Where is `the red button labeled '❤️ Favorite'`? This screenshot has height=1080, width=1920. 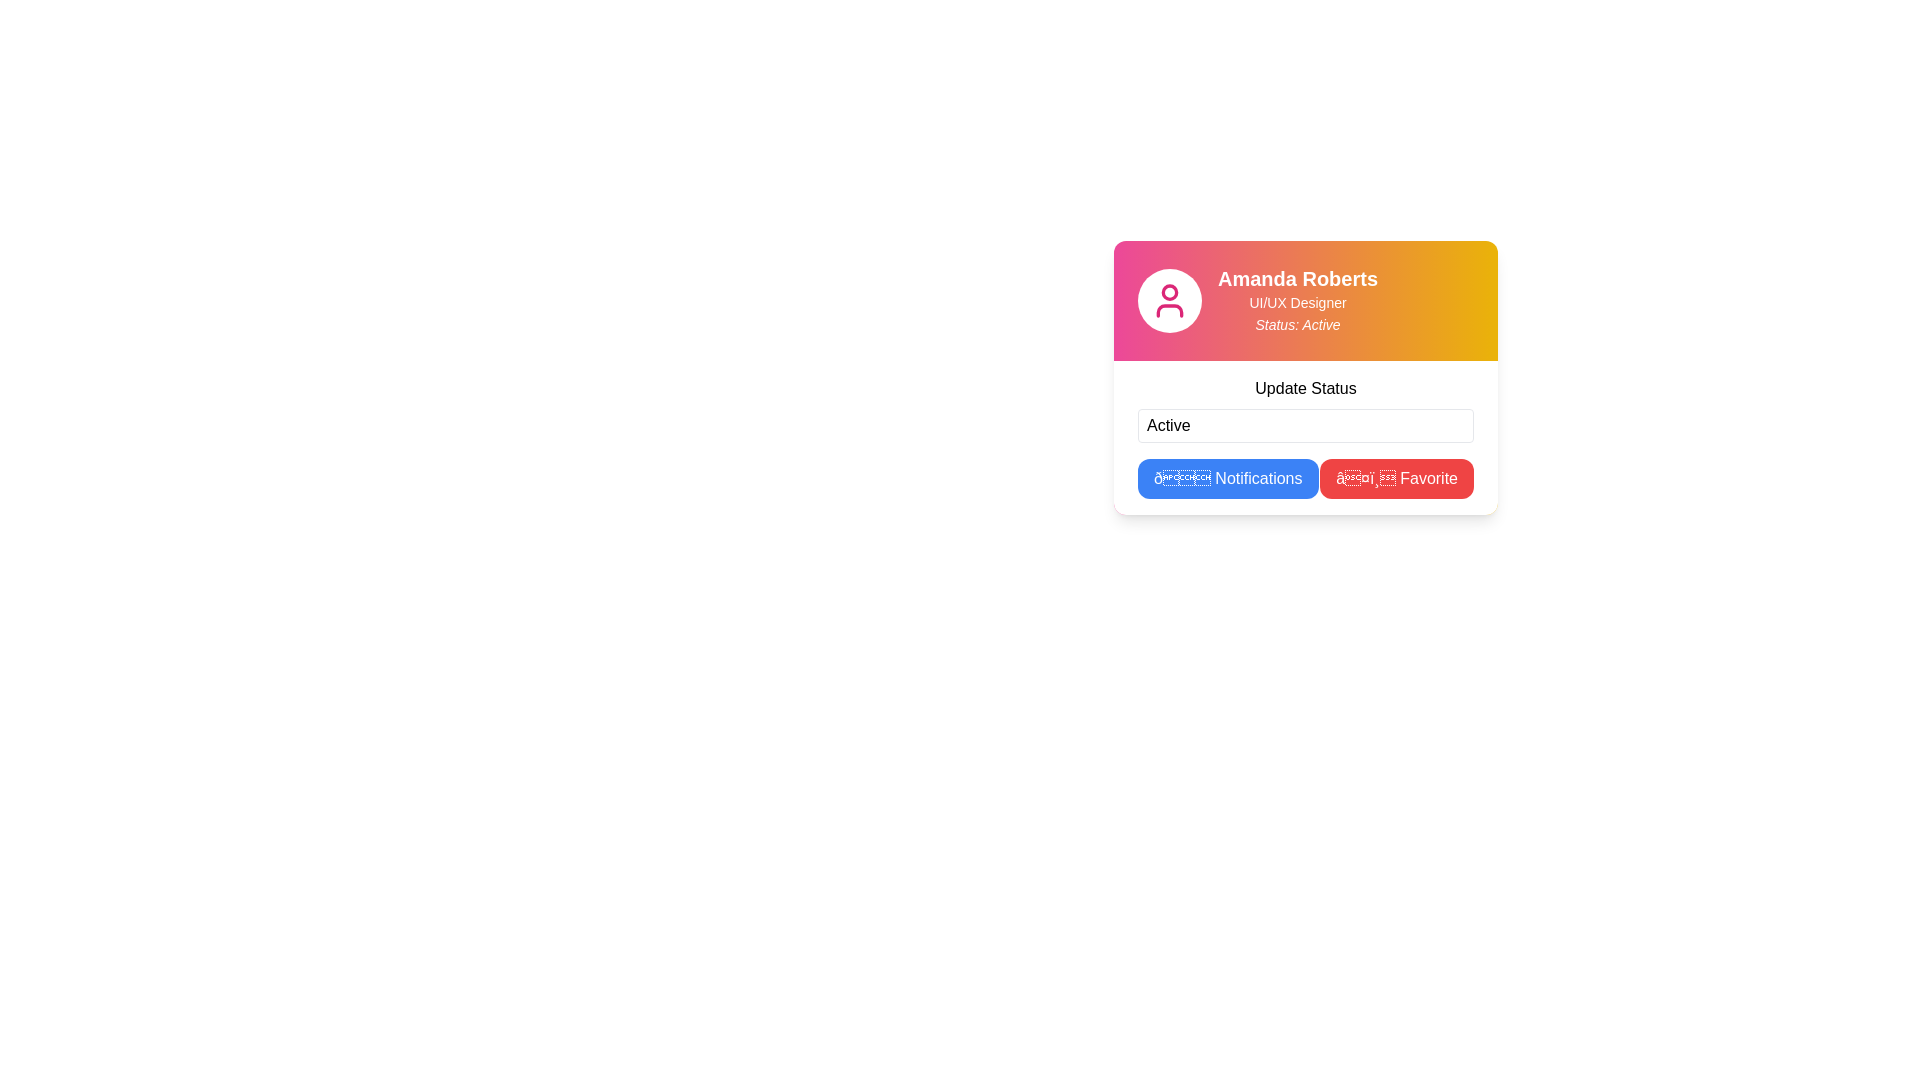 the red button labeled '❤️ Favorite' is located at coordinates (1396, 478).